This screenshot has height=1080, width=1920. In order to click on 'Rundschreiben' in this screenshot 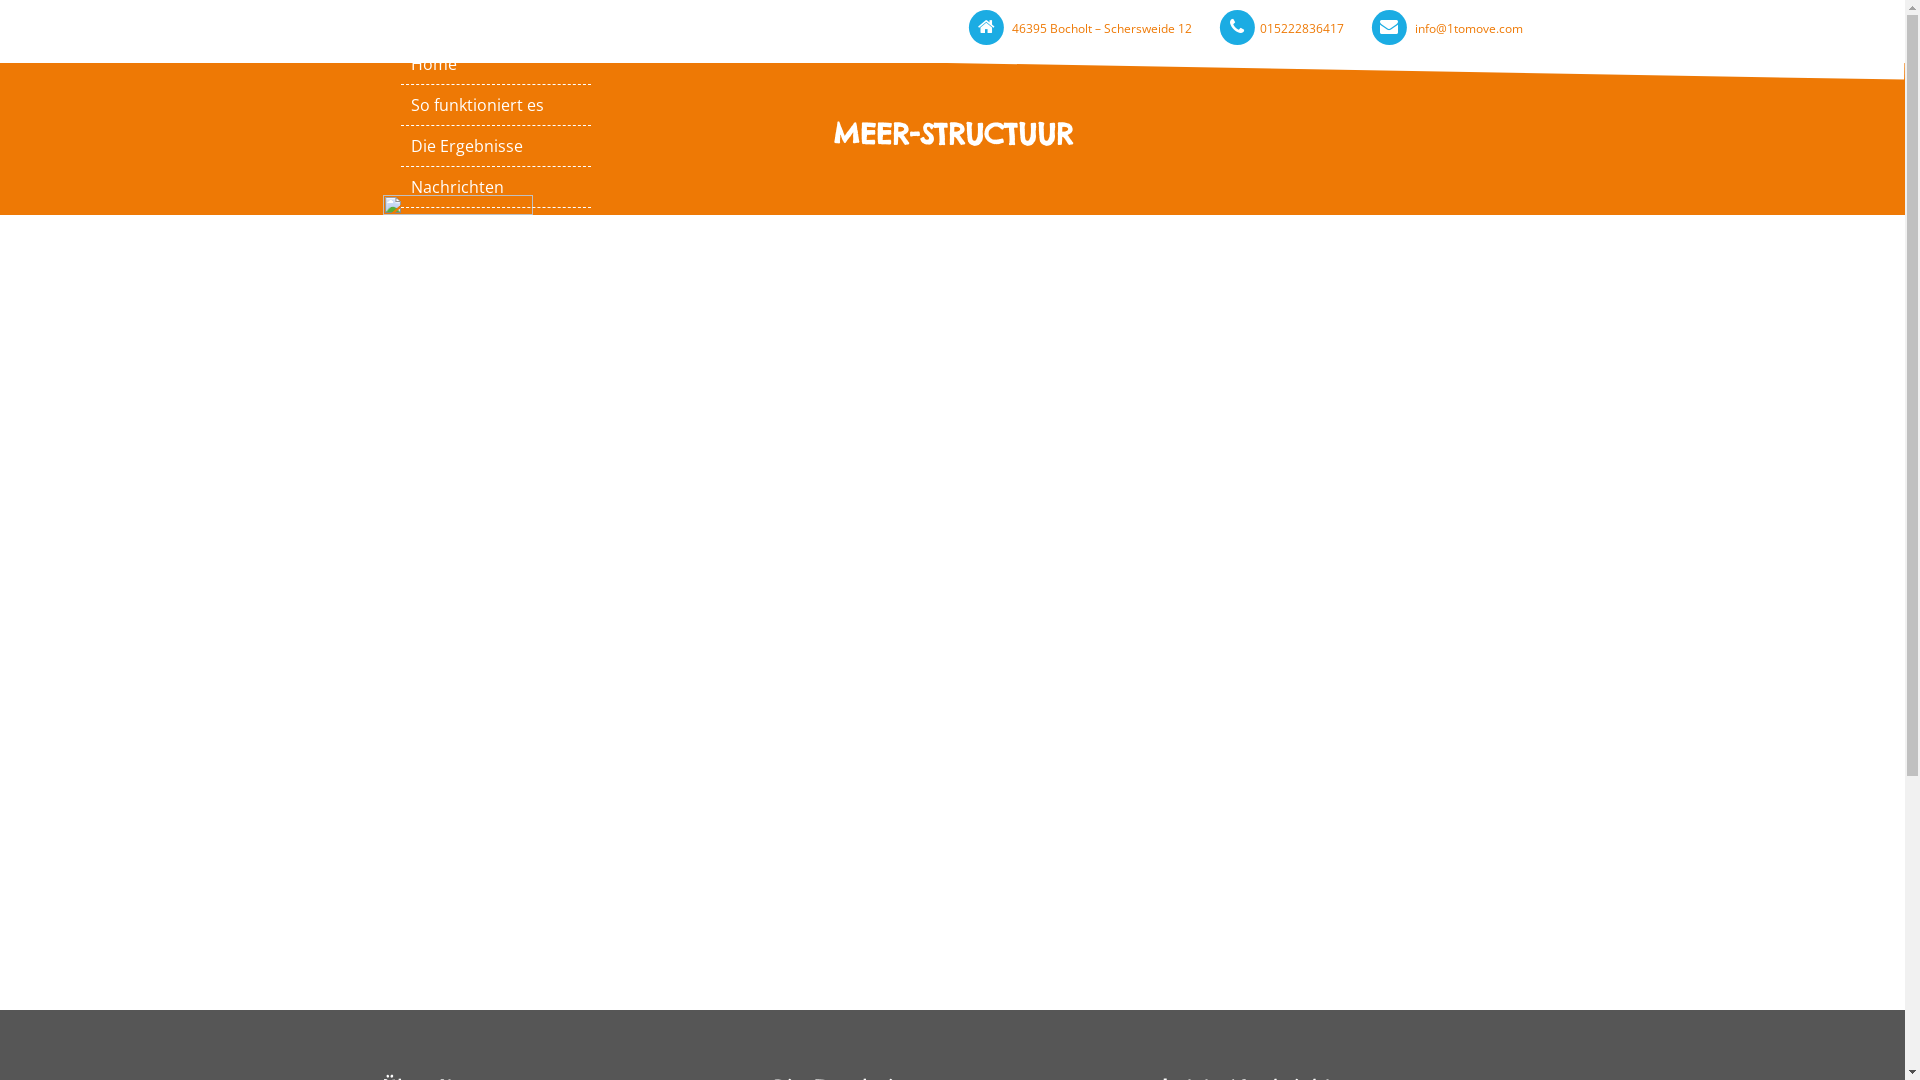, I will do `click(400, 309)`.